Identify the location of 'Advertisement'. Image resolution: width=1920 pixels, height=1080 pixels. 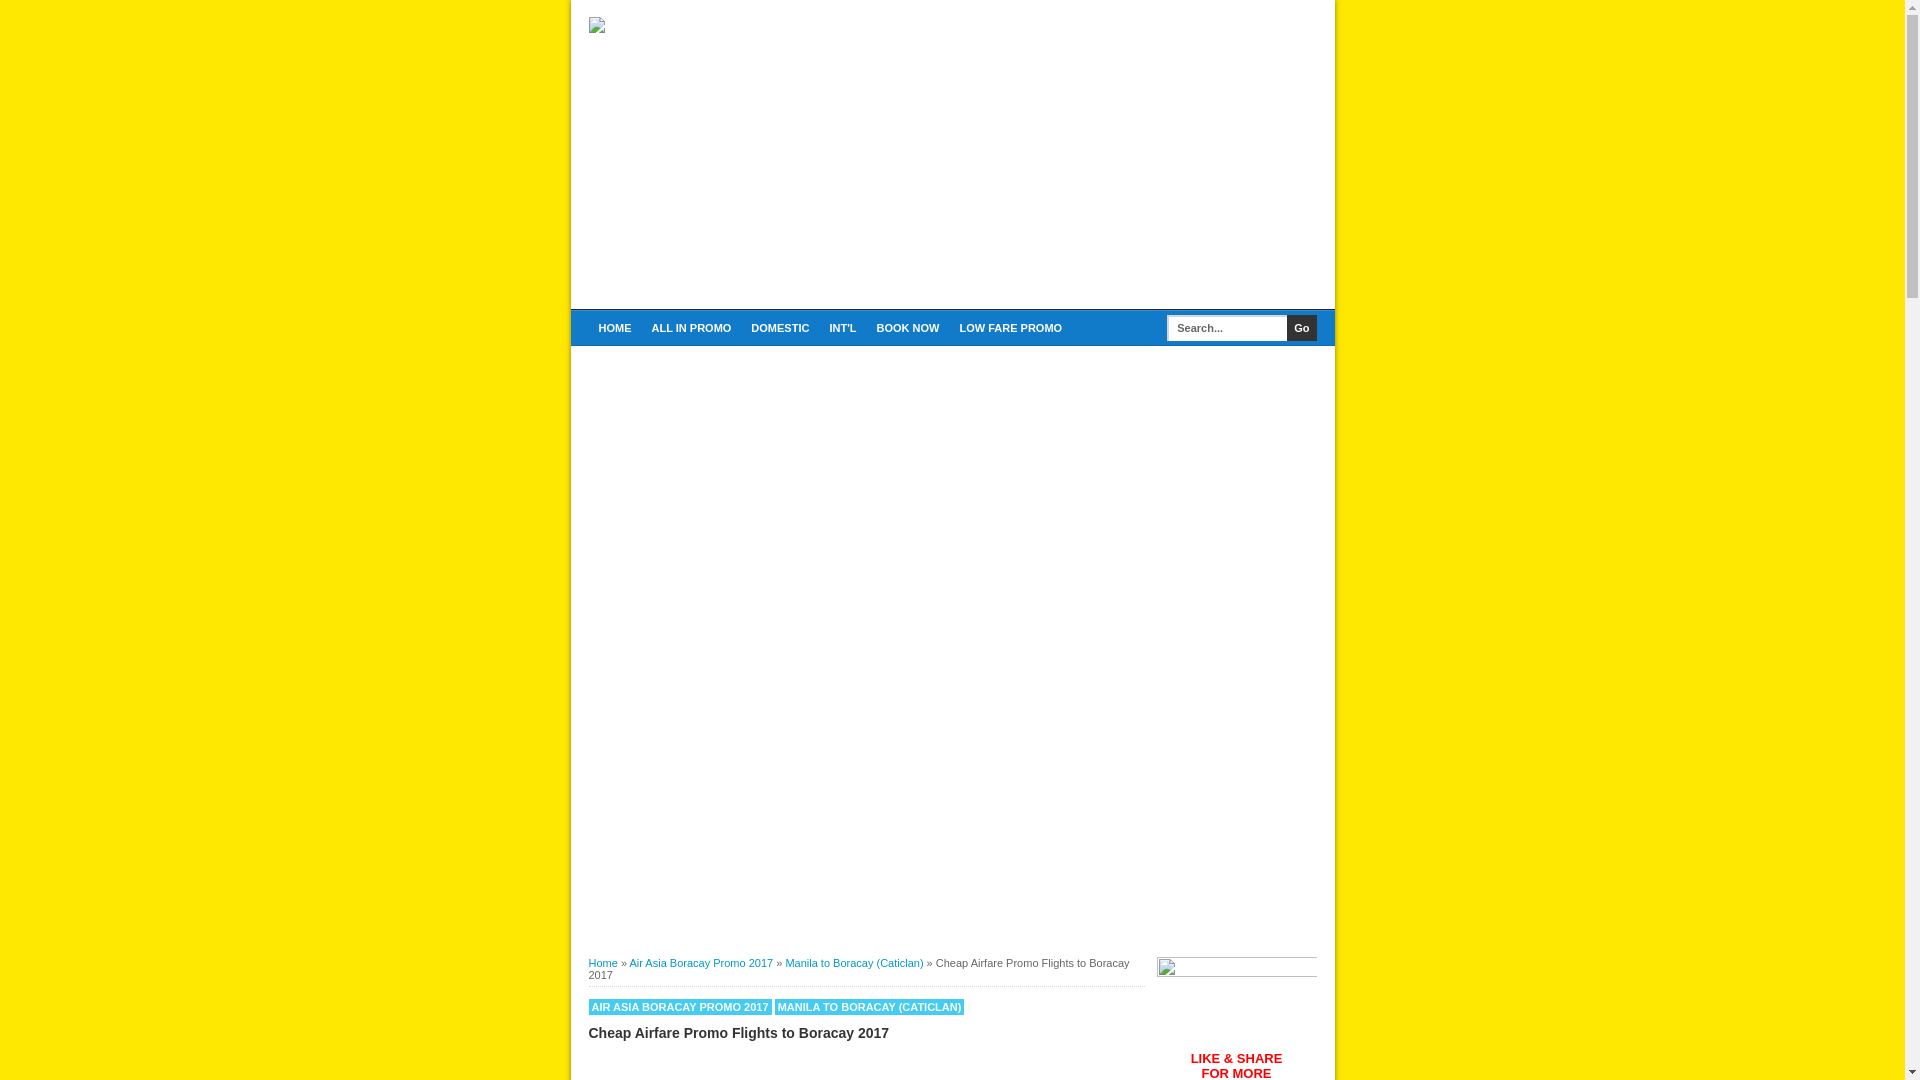
(1080, 156).